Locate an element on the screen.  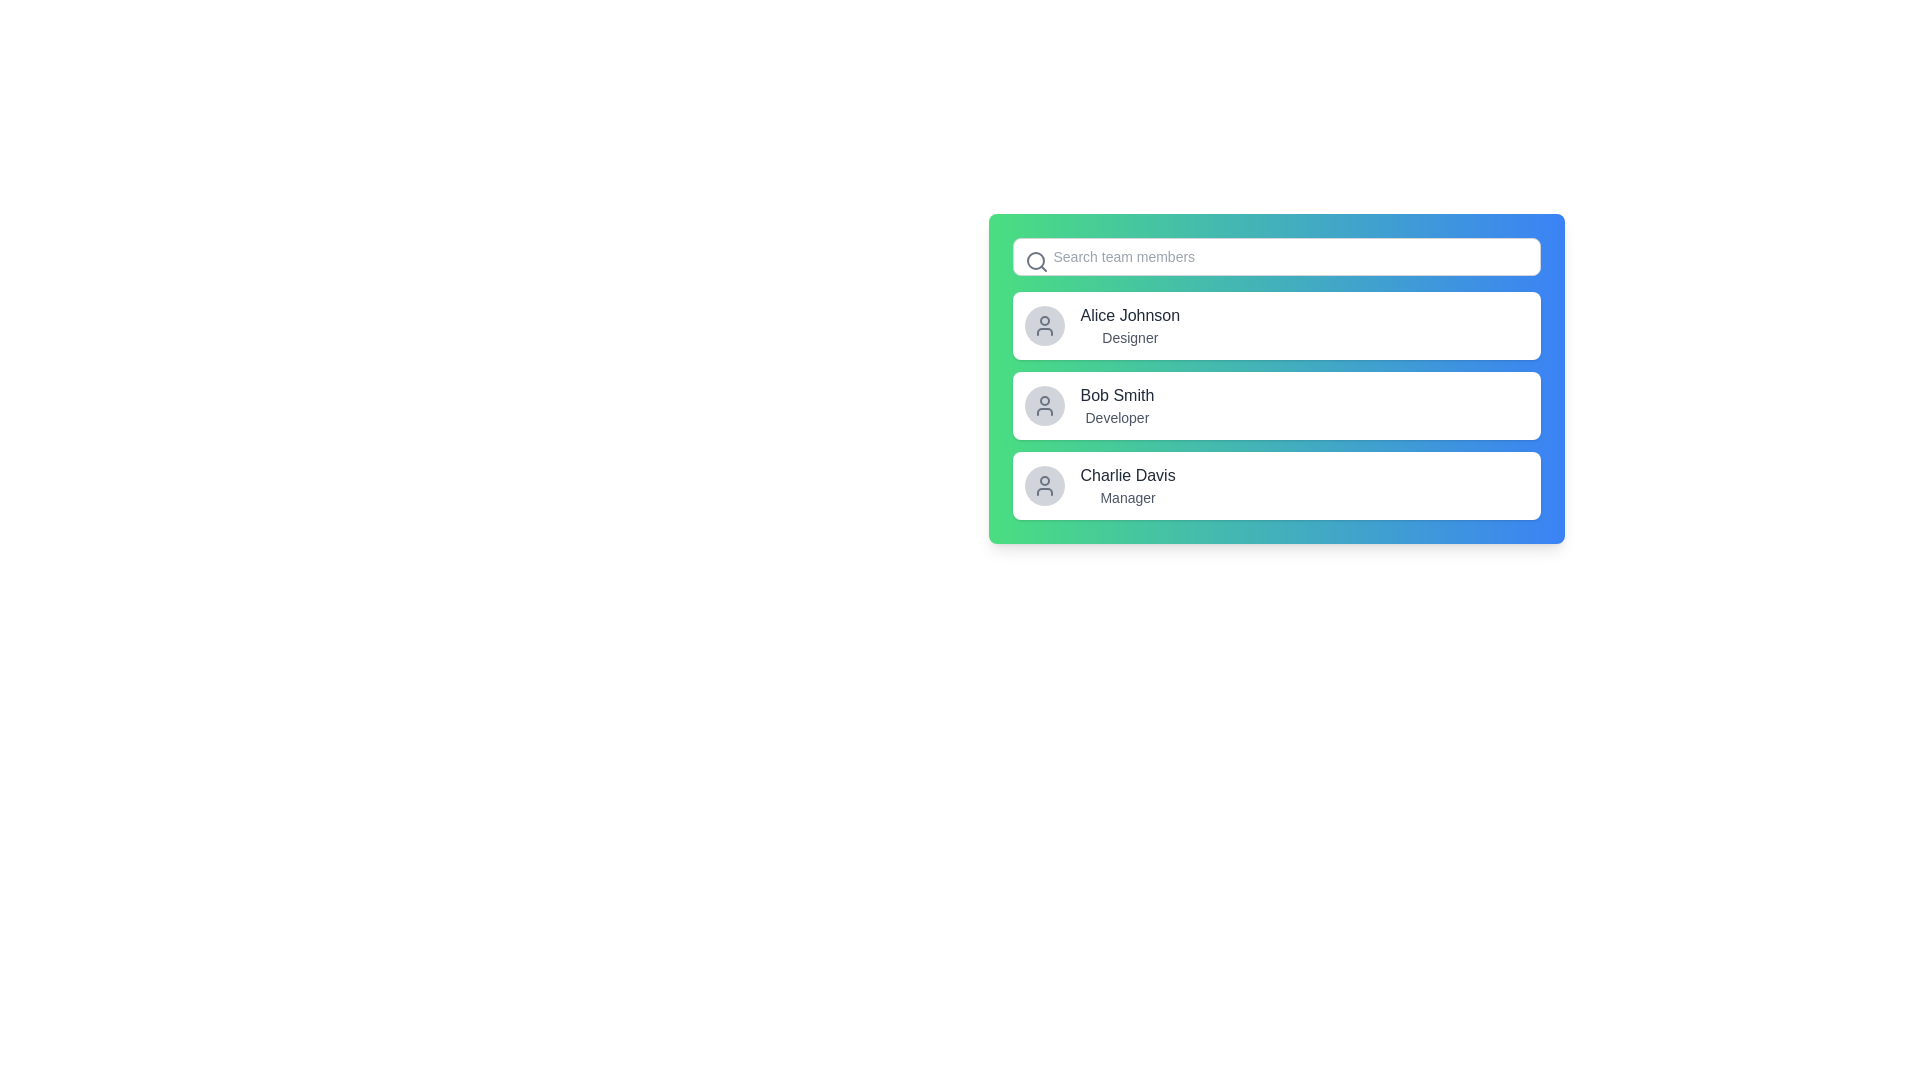
on the static text label displaying 'Charlie Davis' is located at coordinates (1128, 475).